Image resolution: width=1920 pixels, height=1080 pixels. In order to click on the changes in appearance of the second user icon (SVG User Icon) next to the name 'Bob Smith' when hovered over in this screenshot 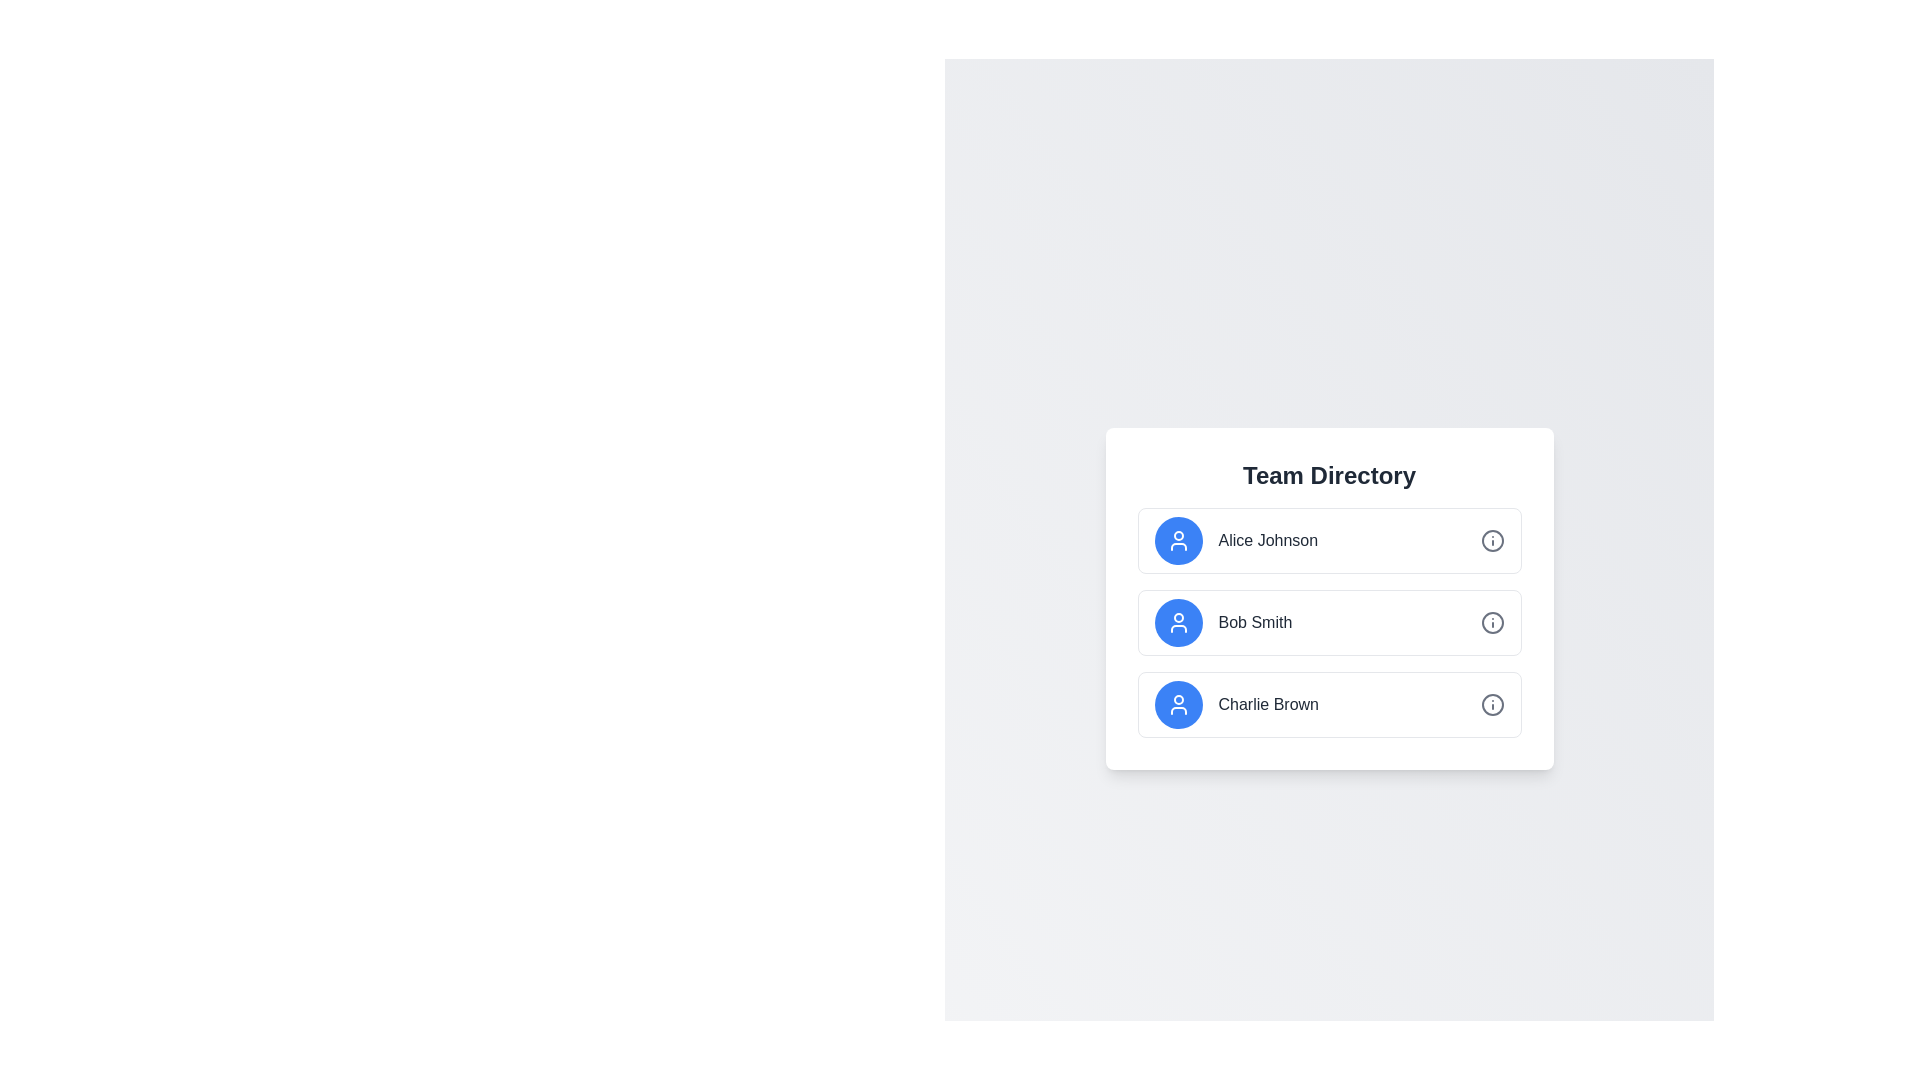, I will do `click(1178, 622)`.